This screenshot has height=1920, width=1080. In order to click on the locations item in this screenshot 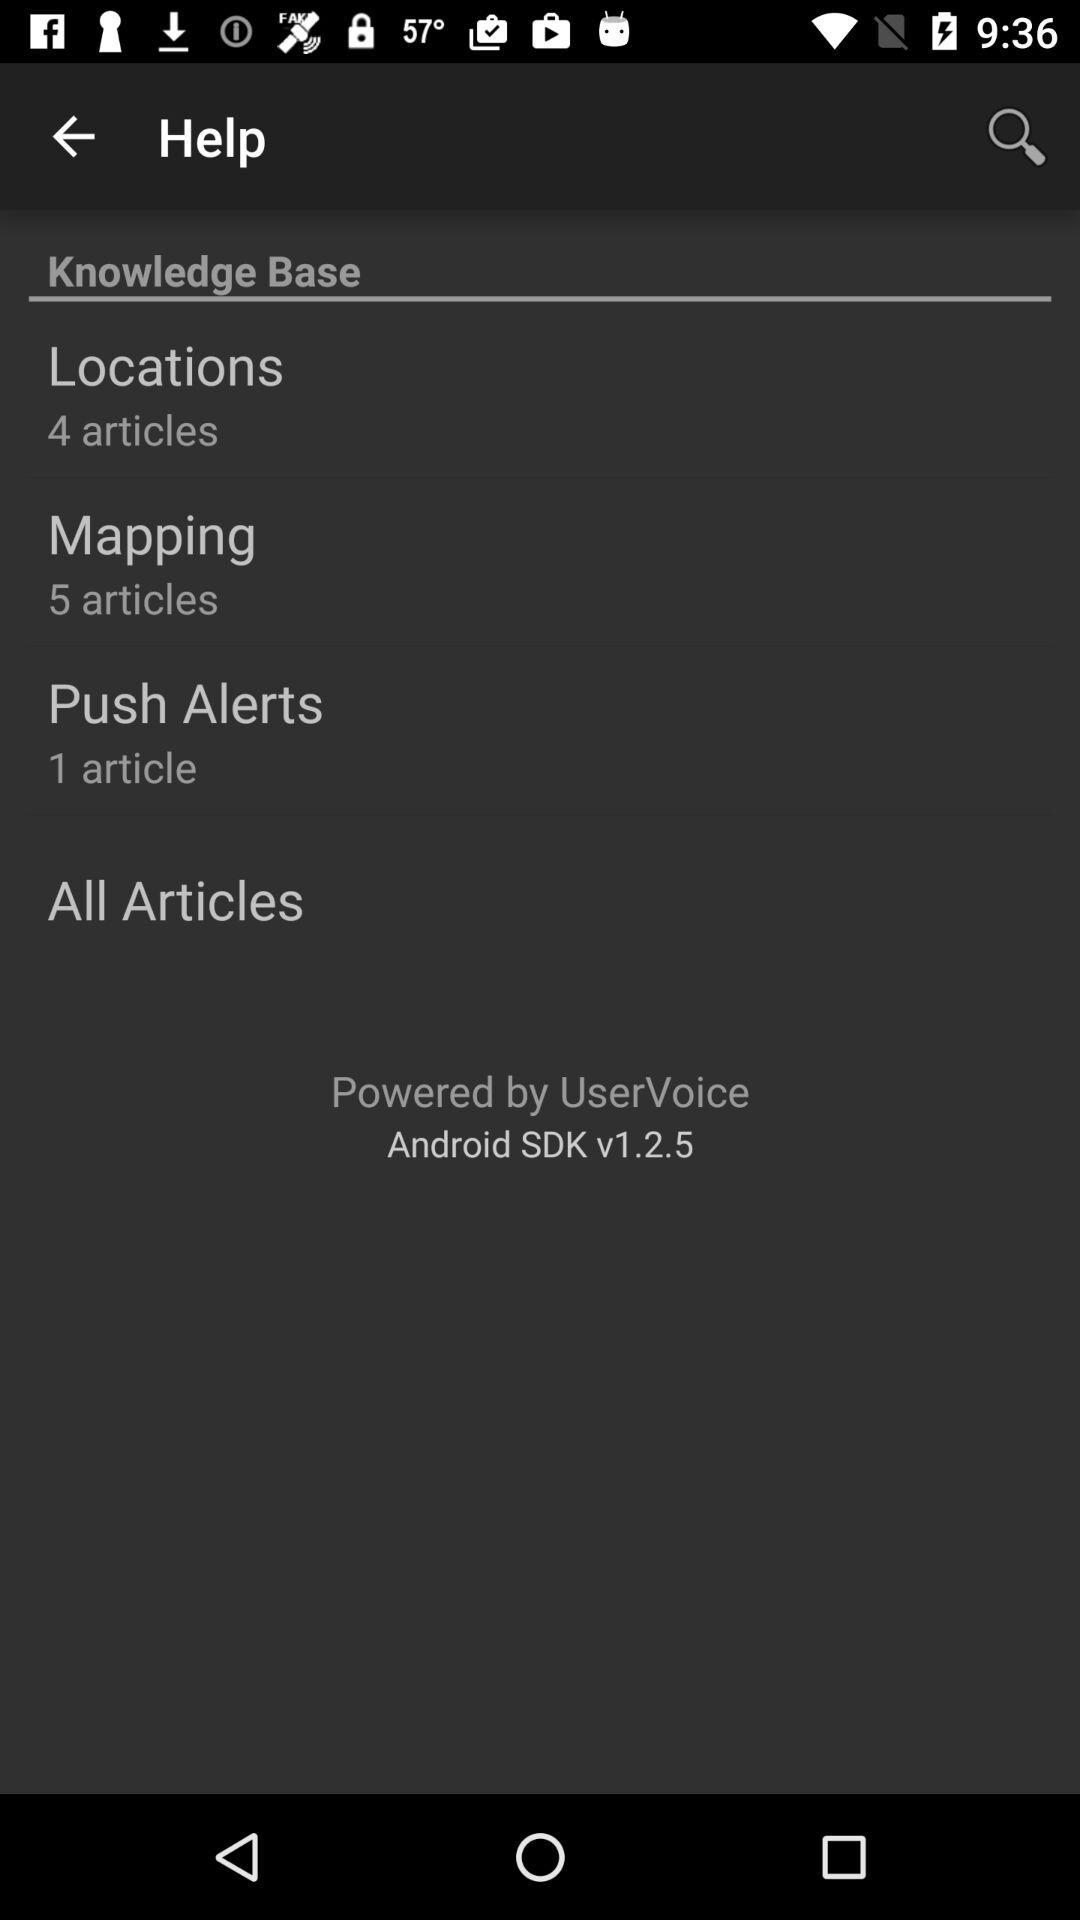, I will do `click(164, 364)`.